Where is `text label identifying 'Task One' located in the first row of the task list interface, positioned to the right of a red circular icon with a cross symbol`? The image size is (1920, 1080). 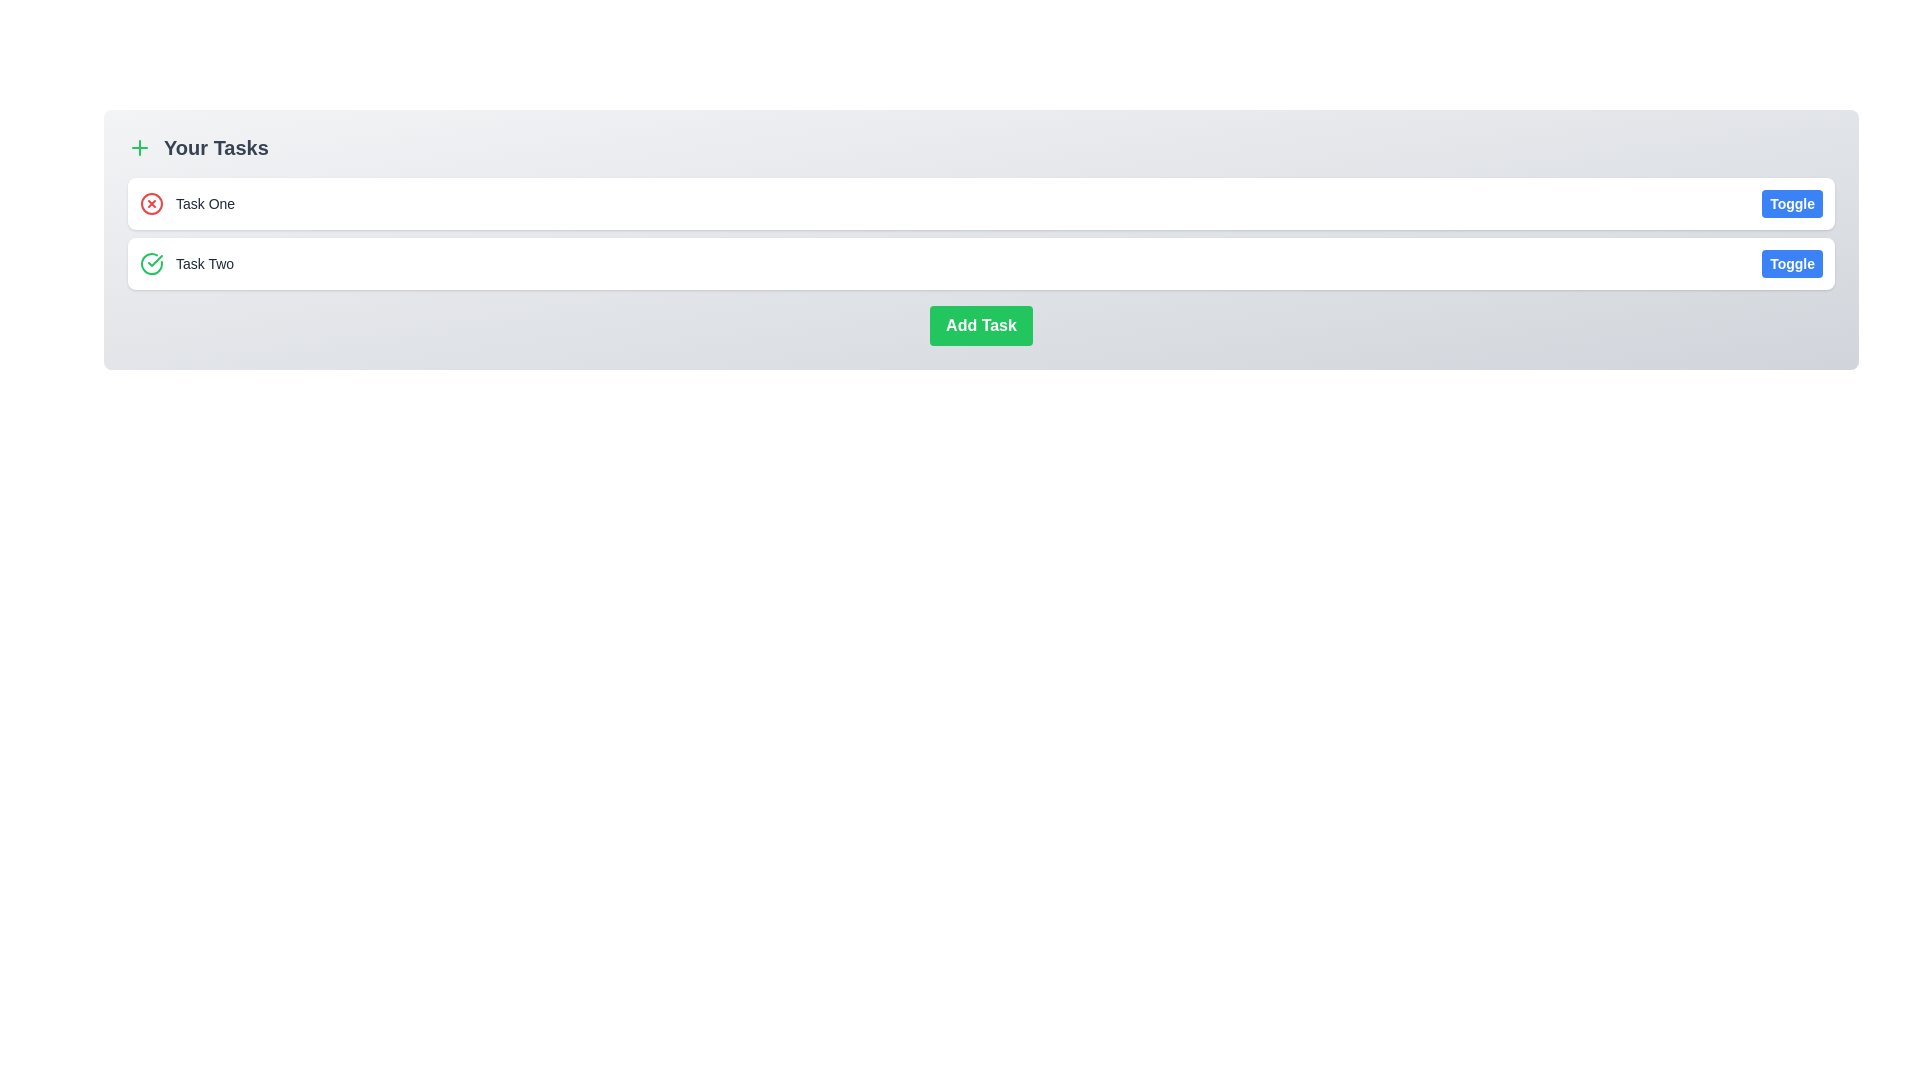 text label identifying 'Task One' located in the first row of the task list interface, positioned to the right of a red circular icon with a cross symbol is located at coordinates (205, 204).